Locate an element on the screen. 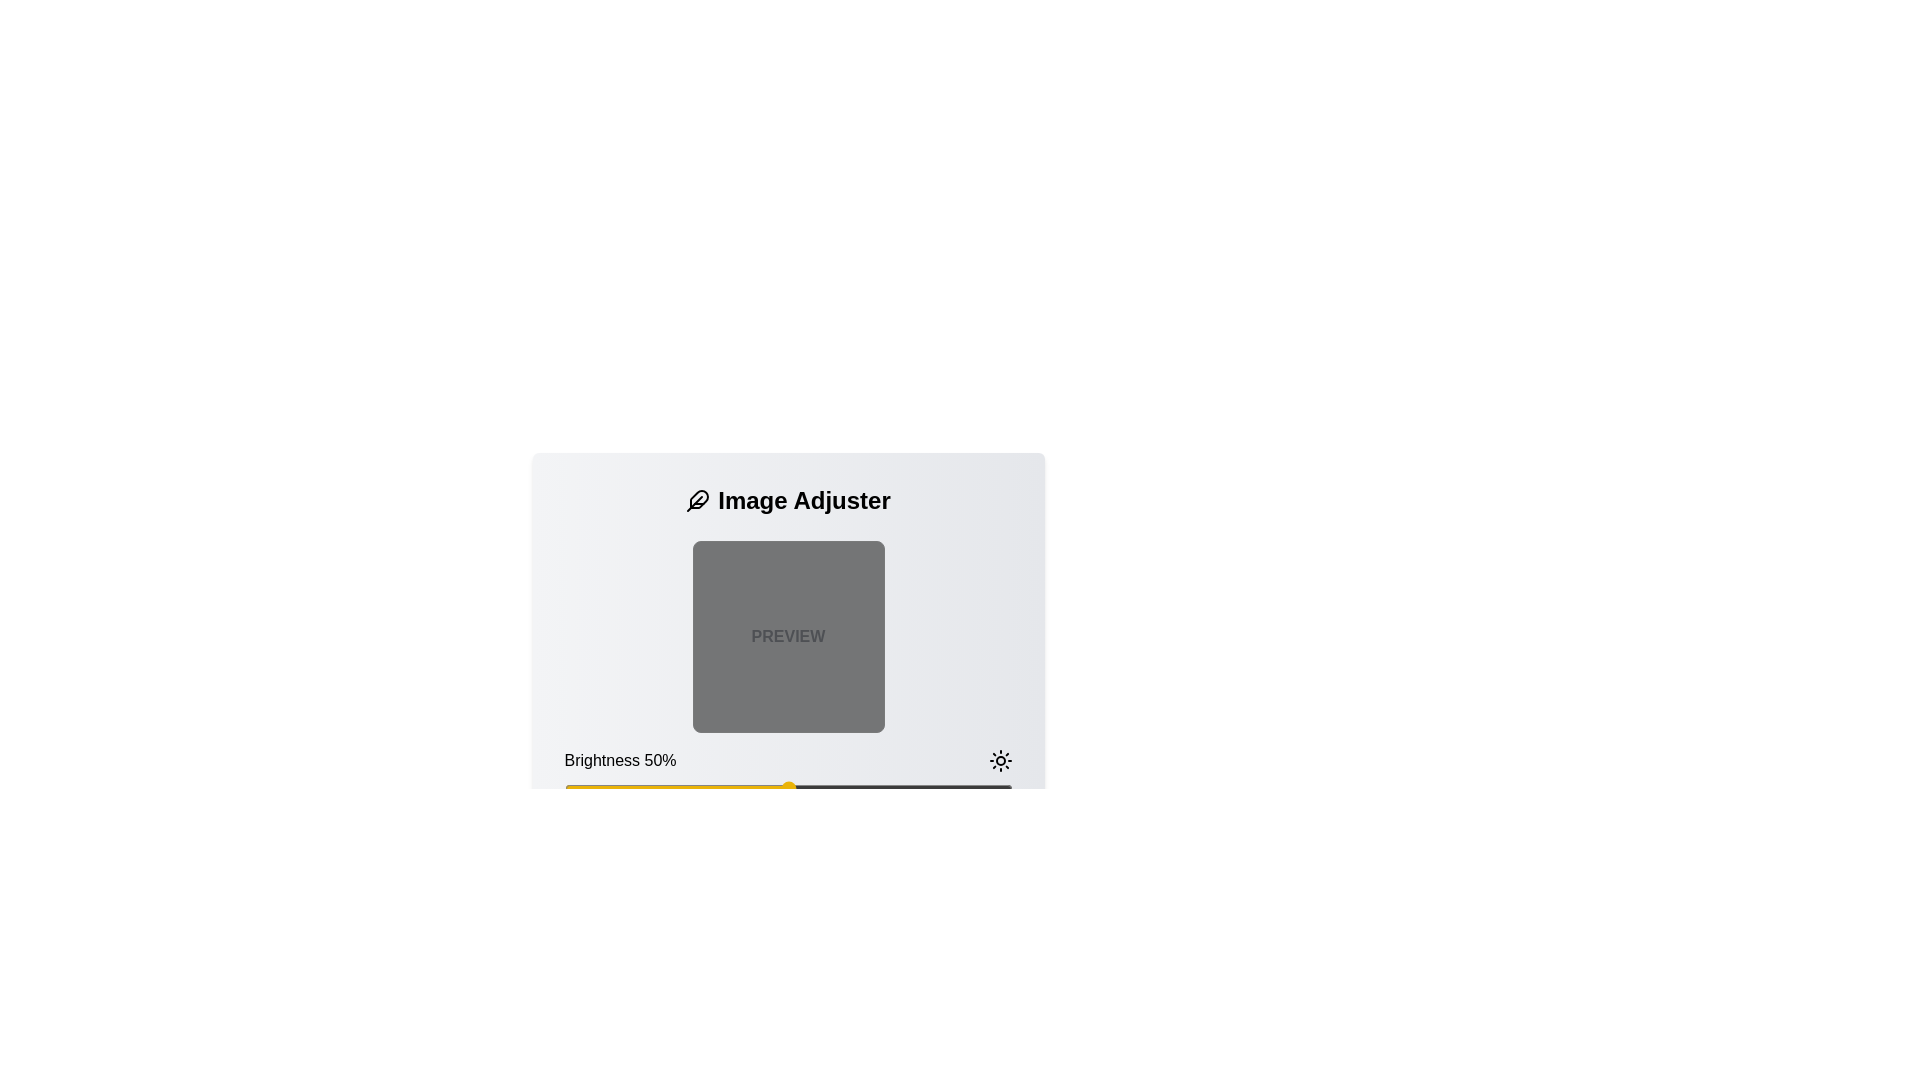 The image size is (1920, 1080). the gray square-shaped preview box labeled 'PREVIEW' located below the title 'Image Adjuster' is located at coordinates (787, 682).